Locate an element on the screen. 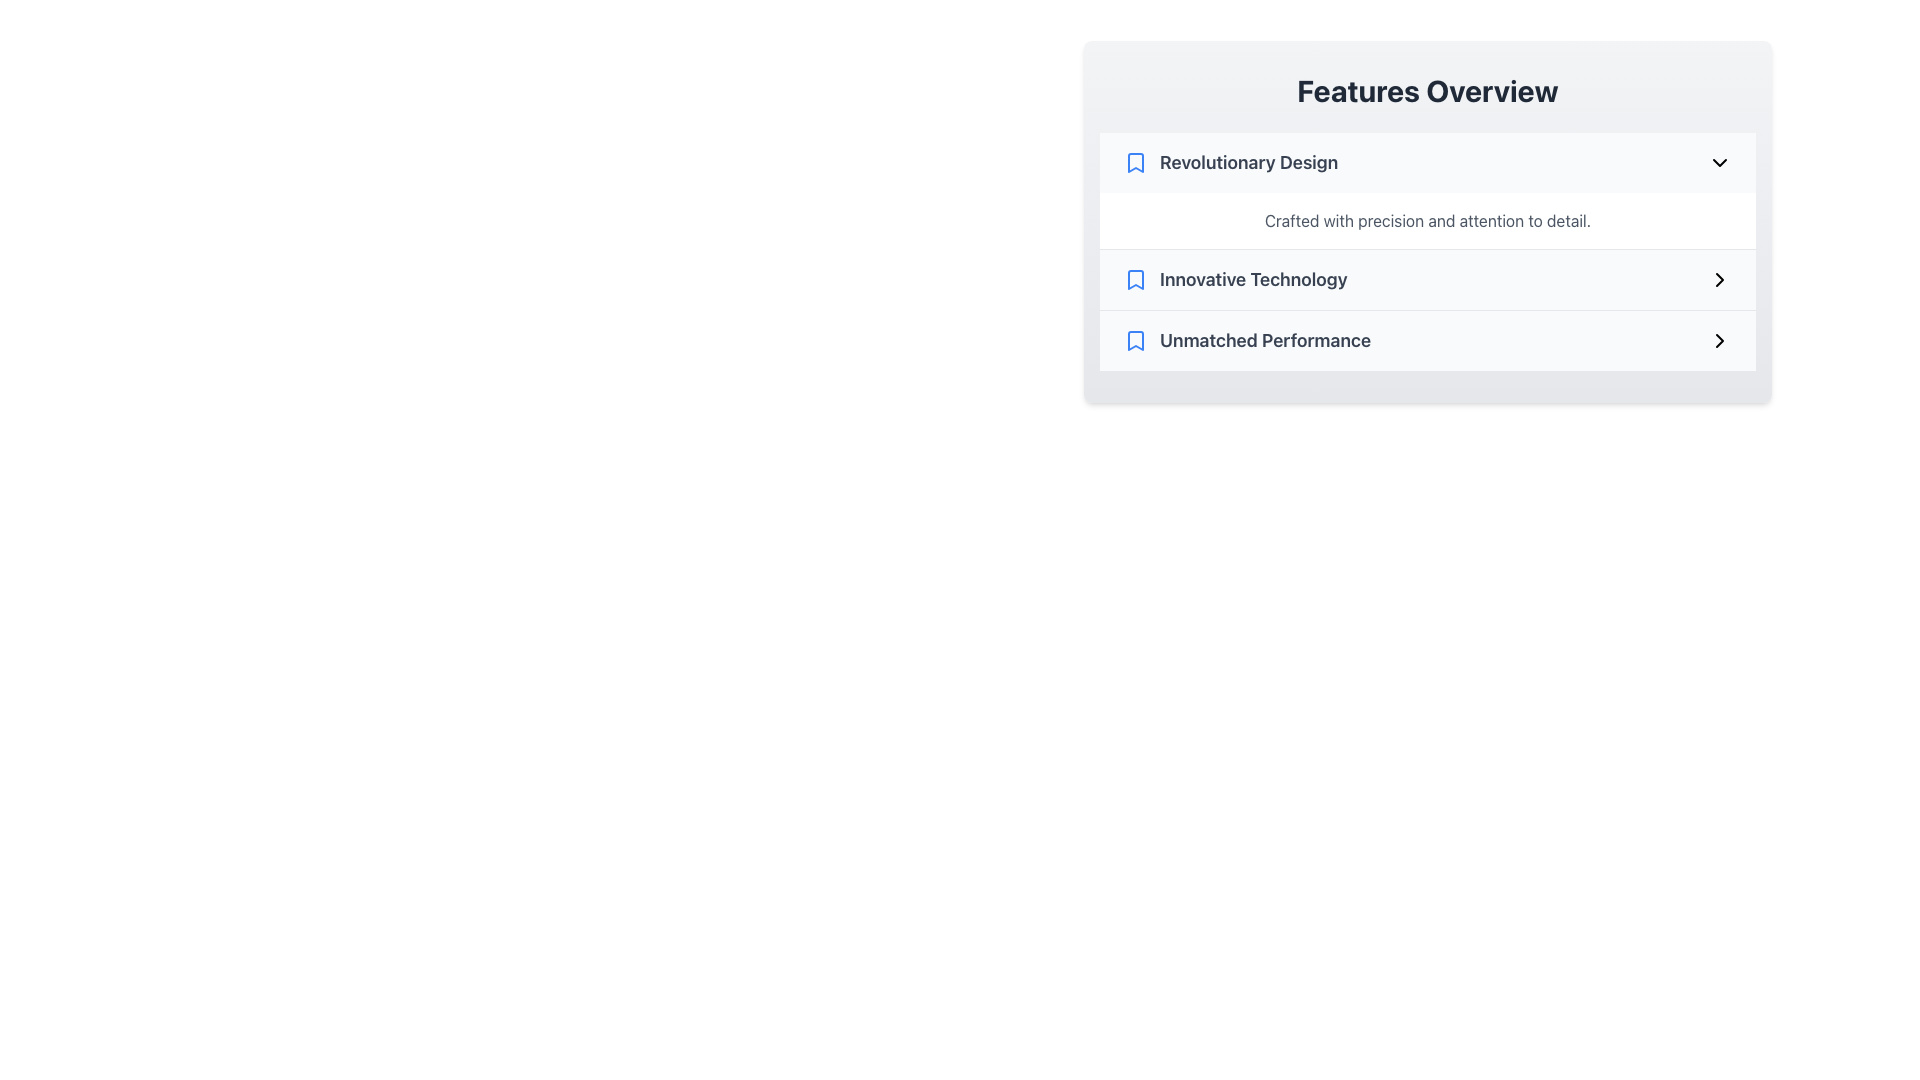 The height and width of the screenshot is (1080, 1920). the interactive list item labeled 'Innovative Technology' is located at coordinates (1427, 280).